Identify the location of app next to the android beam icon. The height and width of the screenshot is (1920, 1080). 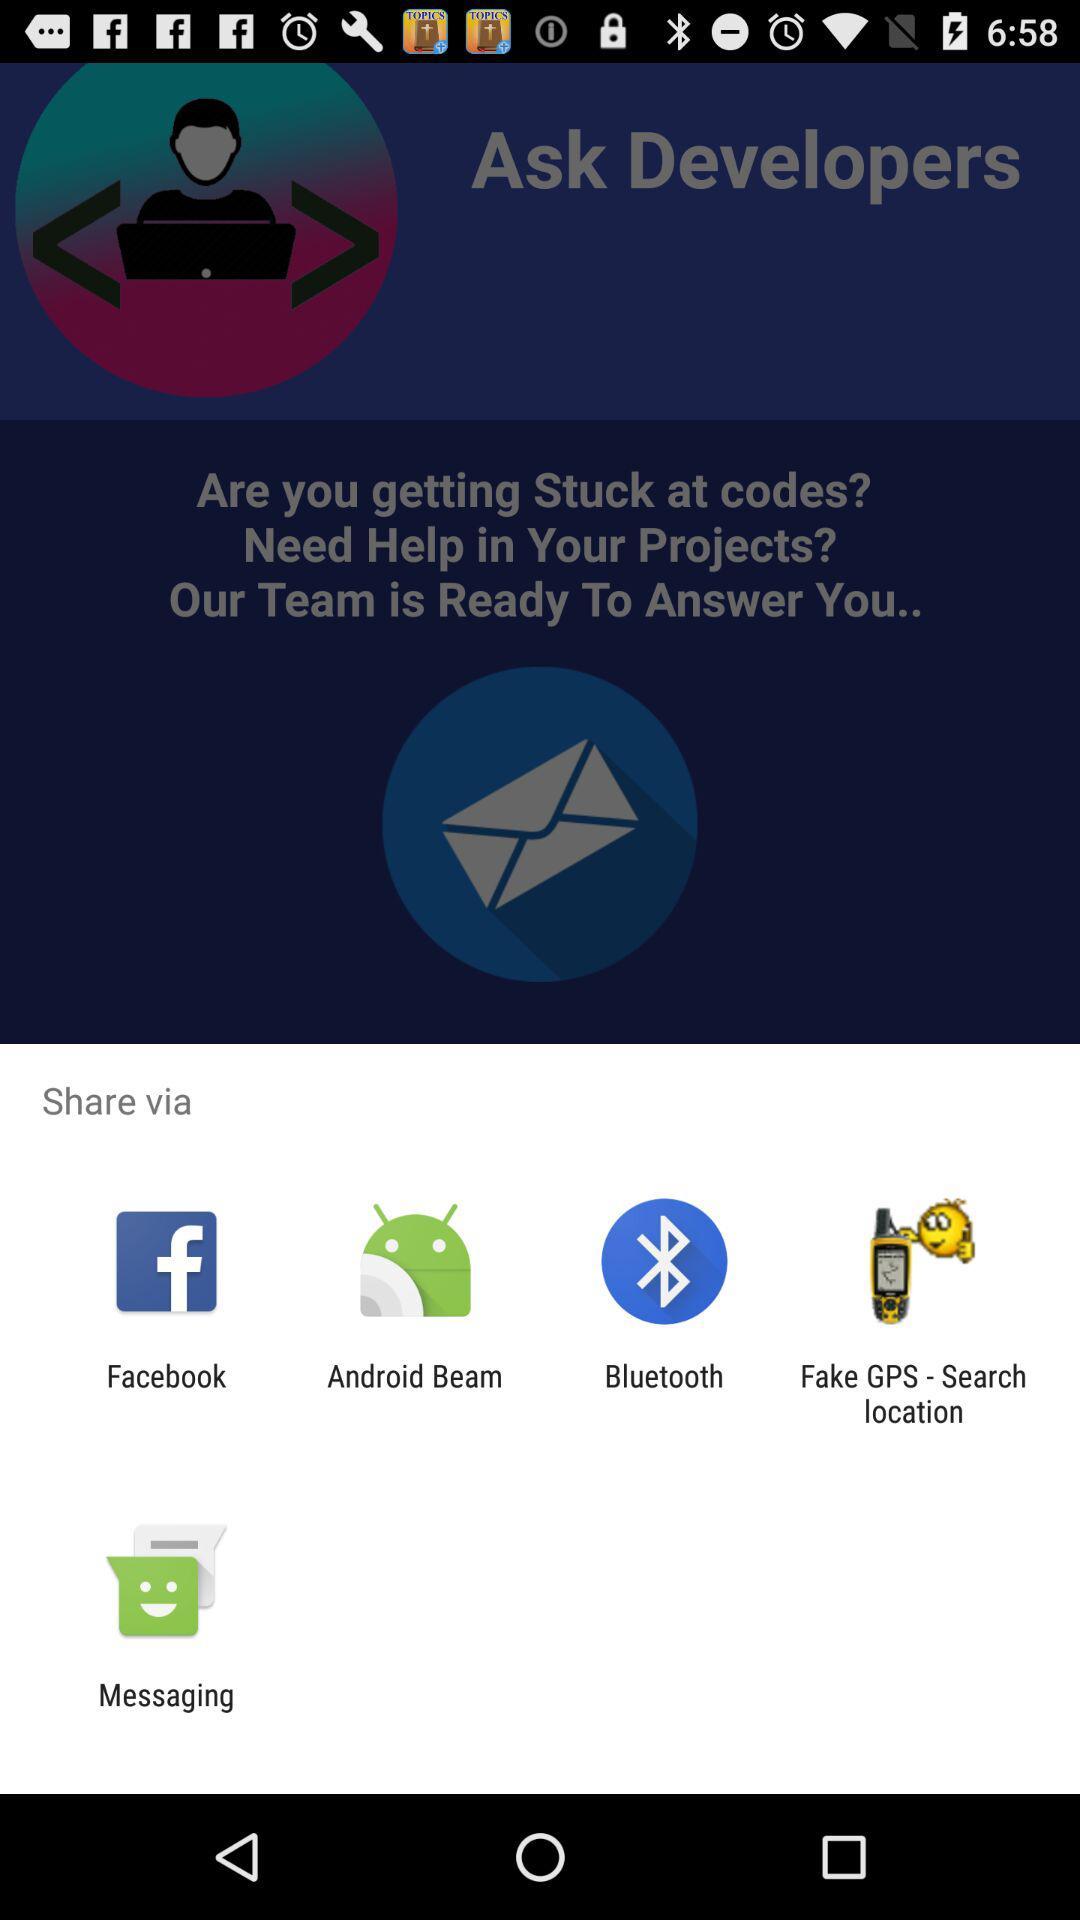
(664, 1392).